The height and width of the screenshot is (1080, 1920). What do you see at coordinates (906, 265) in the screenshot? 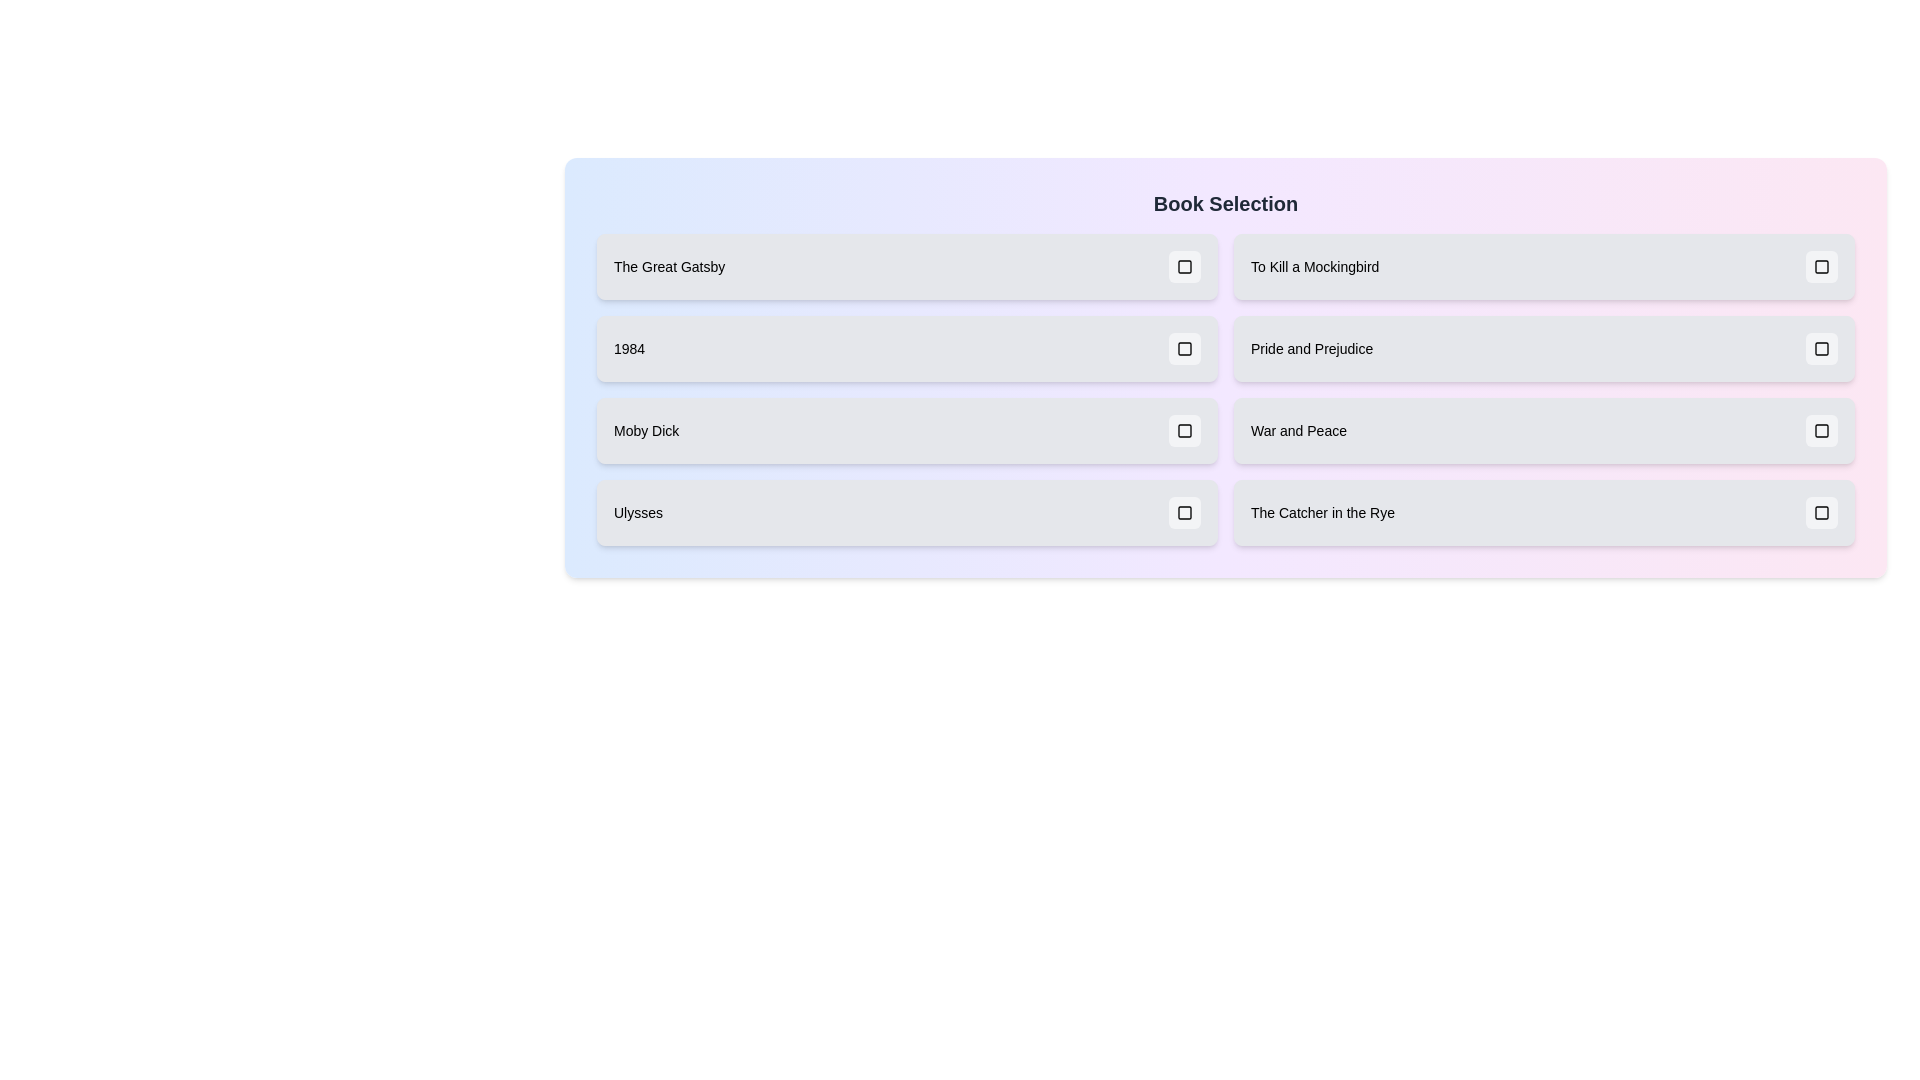
I see `the book item labeled 'The Great Gatsby' to observe its visual transition` at bounding box center [906, 265].